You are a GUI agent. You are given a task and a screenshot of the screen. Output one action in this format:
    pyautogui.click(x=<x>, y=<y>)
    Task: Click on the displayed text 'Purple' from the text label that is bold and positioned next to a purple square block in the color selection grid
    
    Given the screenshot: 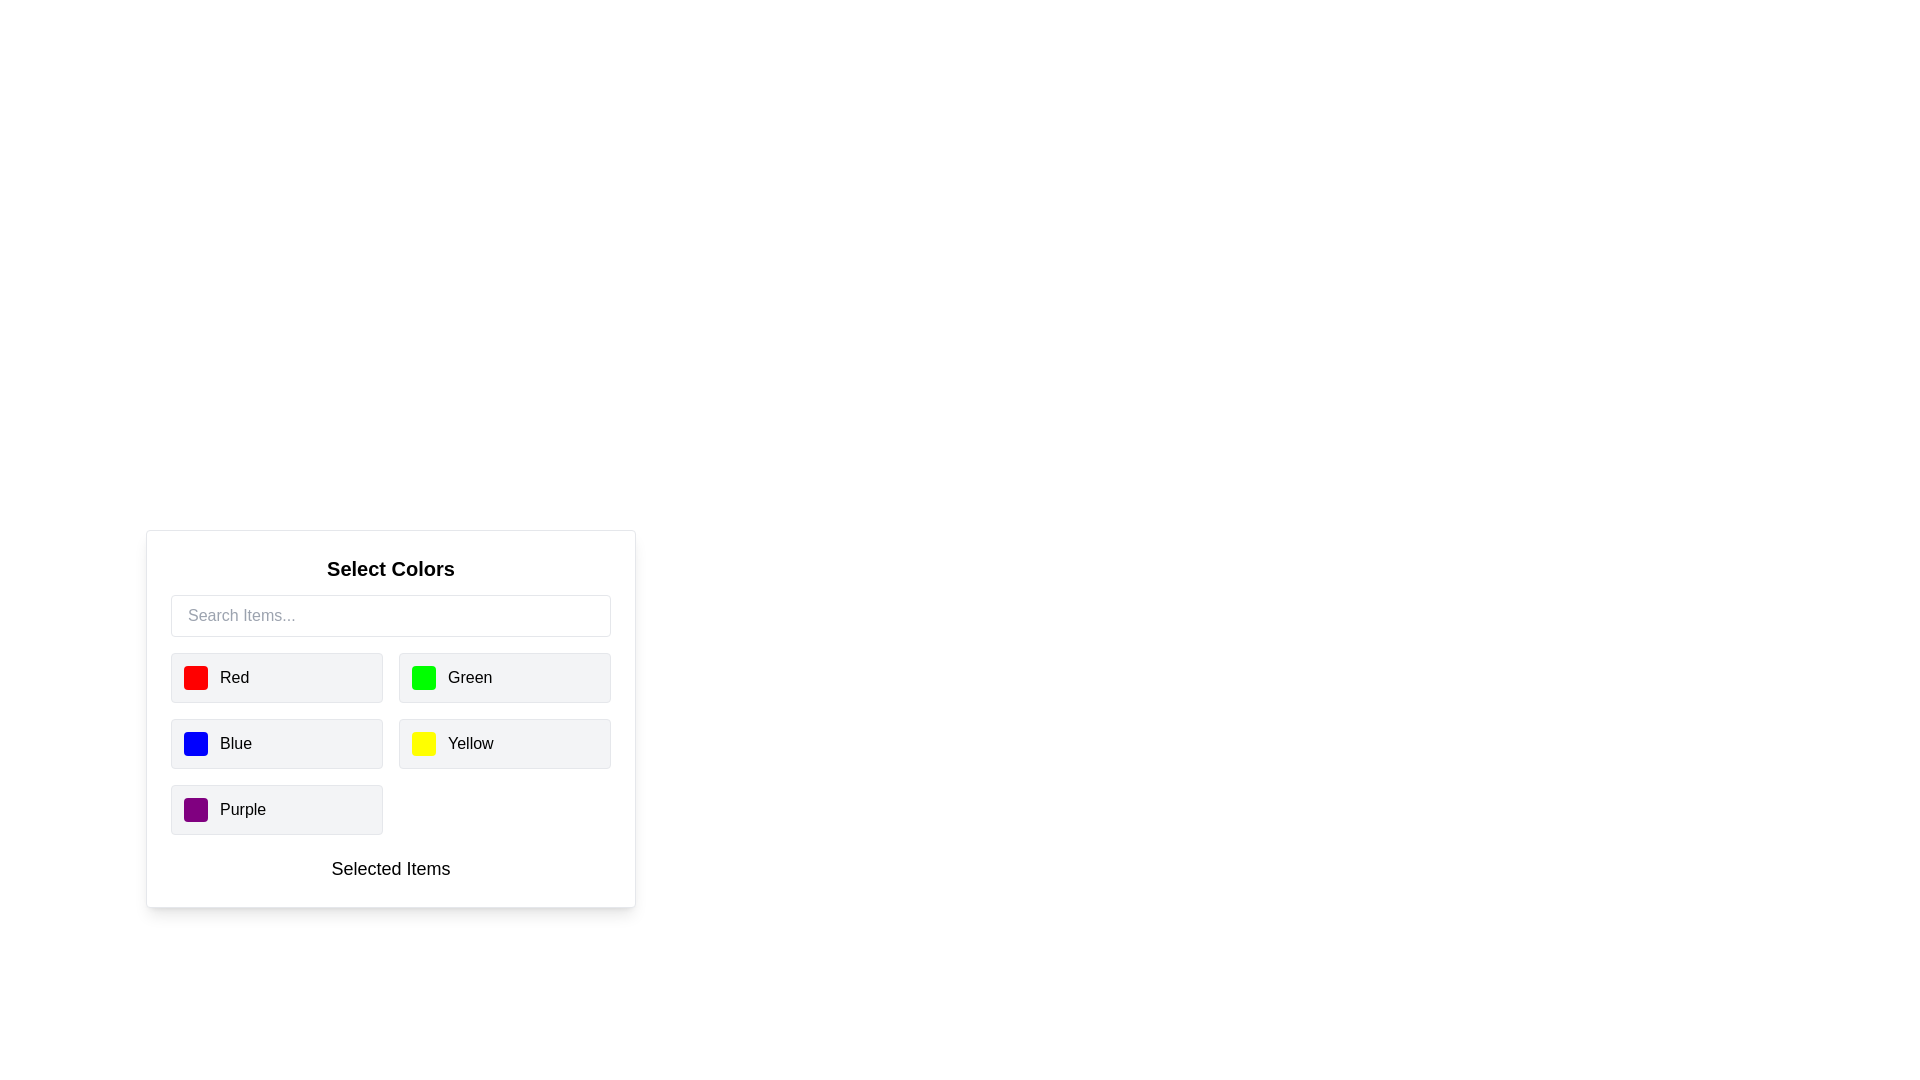 What is the action you would take?
    pyautogui.click(x=242, y=810)
    